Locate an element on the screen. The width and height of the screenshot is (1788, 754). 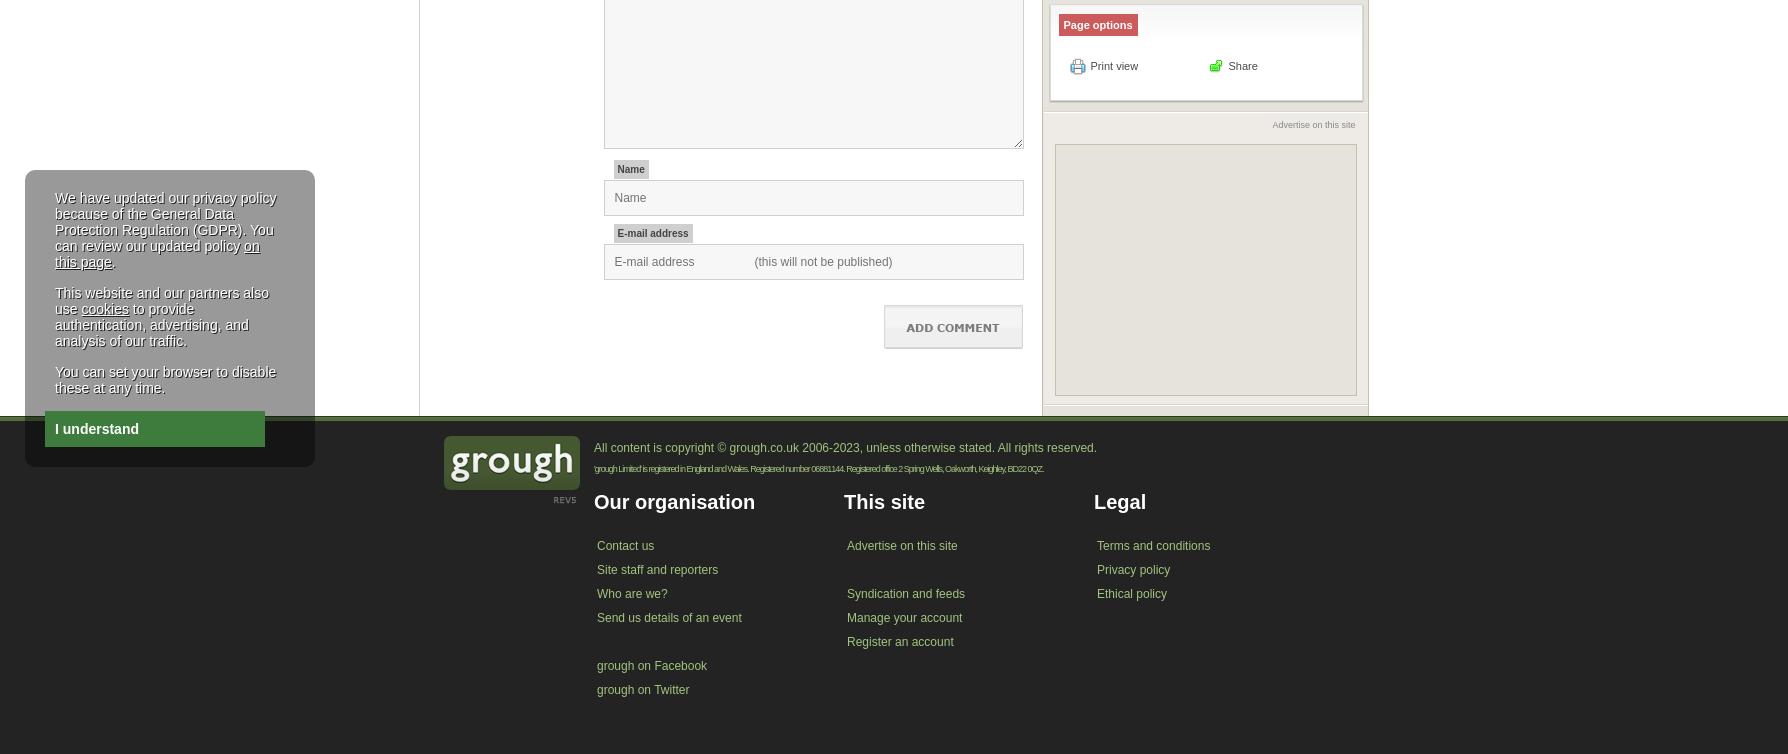
'Who are we?' is located at coordinates (632, 593).